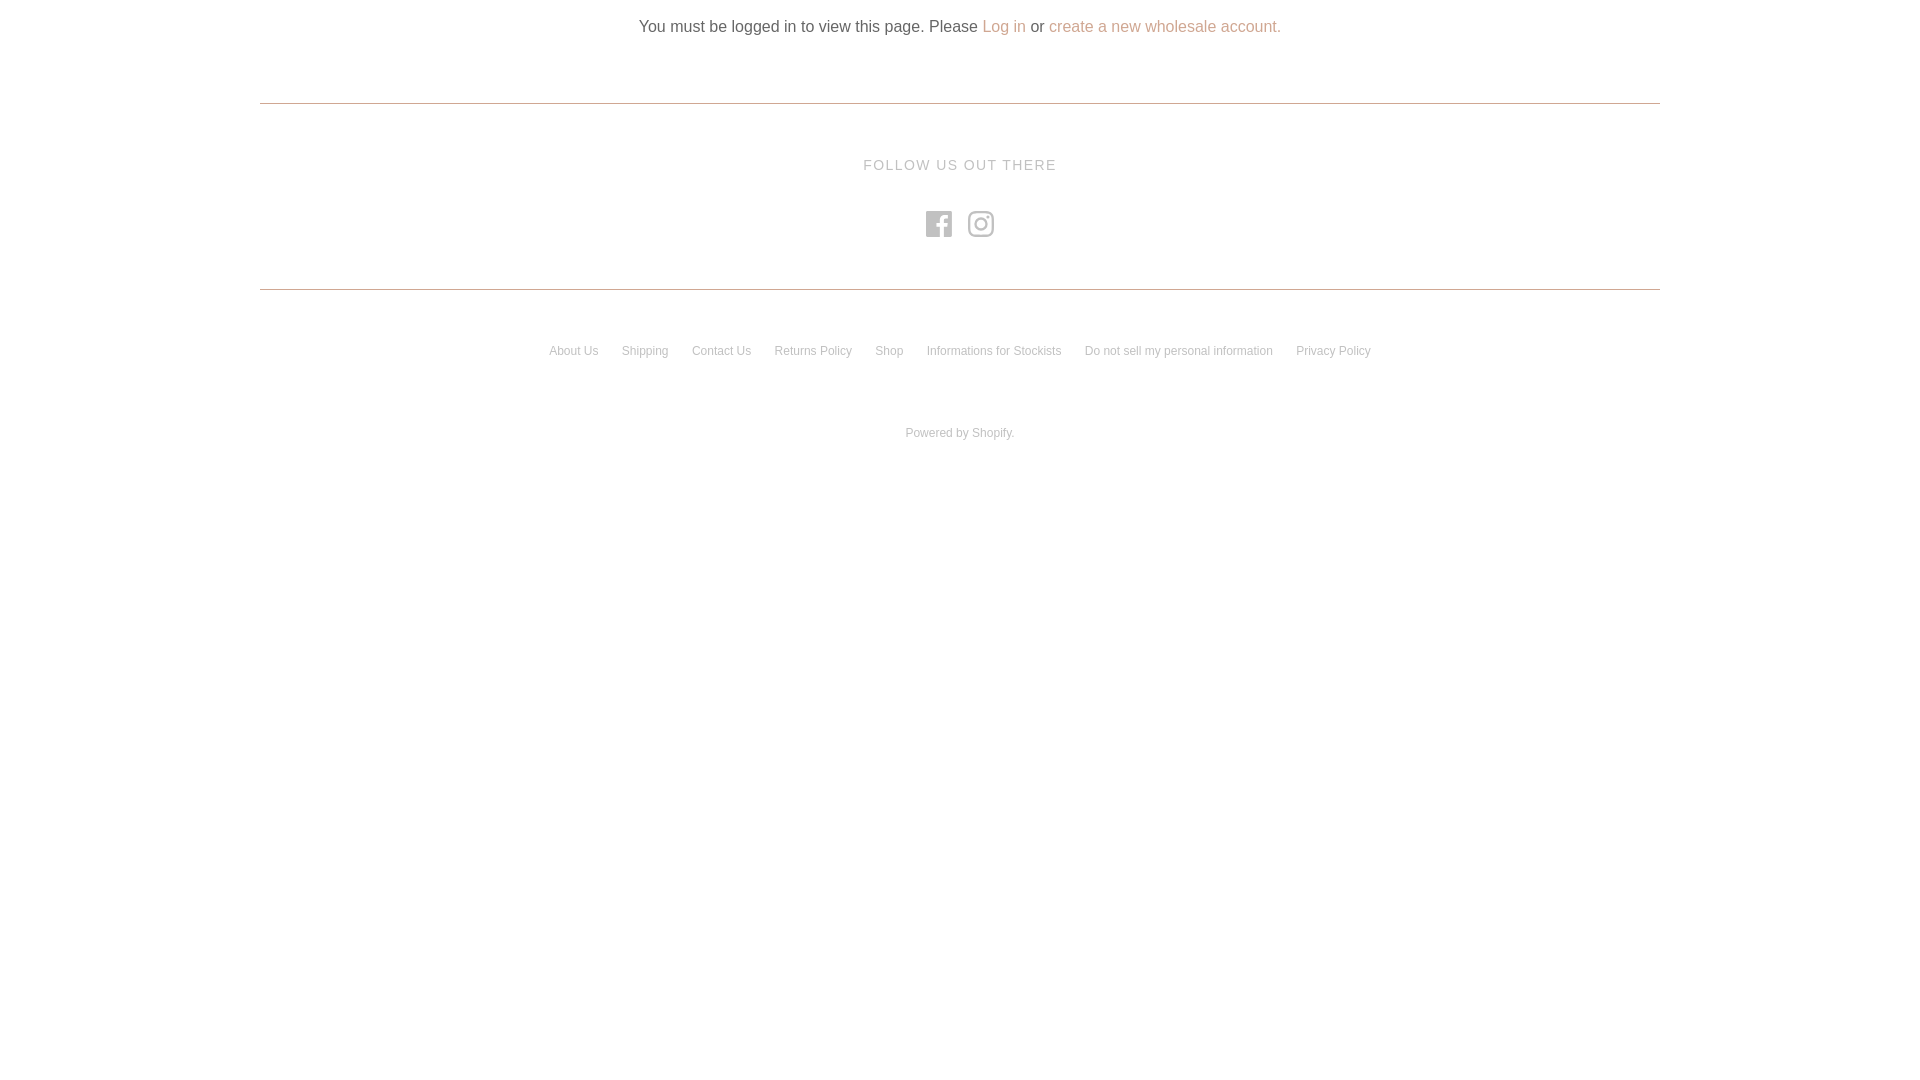  What do you see at coordinates (691, 350) in the screenshot?
I see `'Contact Us'` at bounding box center [691, 350].